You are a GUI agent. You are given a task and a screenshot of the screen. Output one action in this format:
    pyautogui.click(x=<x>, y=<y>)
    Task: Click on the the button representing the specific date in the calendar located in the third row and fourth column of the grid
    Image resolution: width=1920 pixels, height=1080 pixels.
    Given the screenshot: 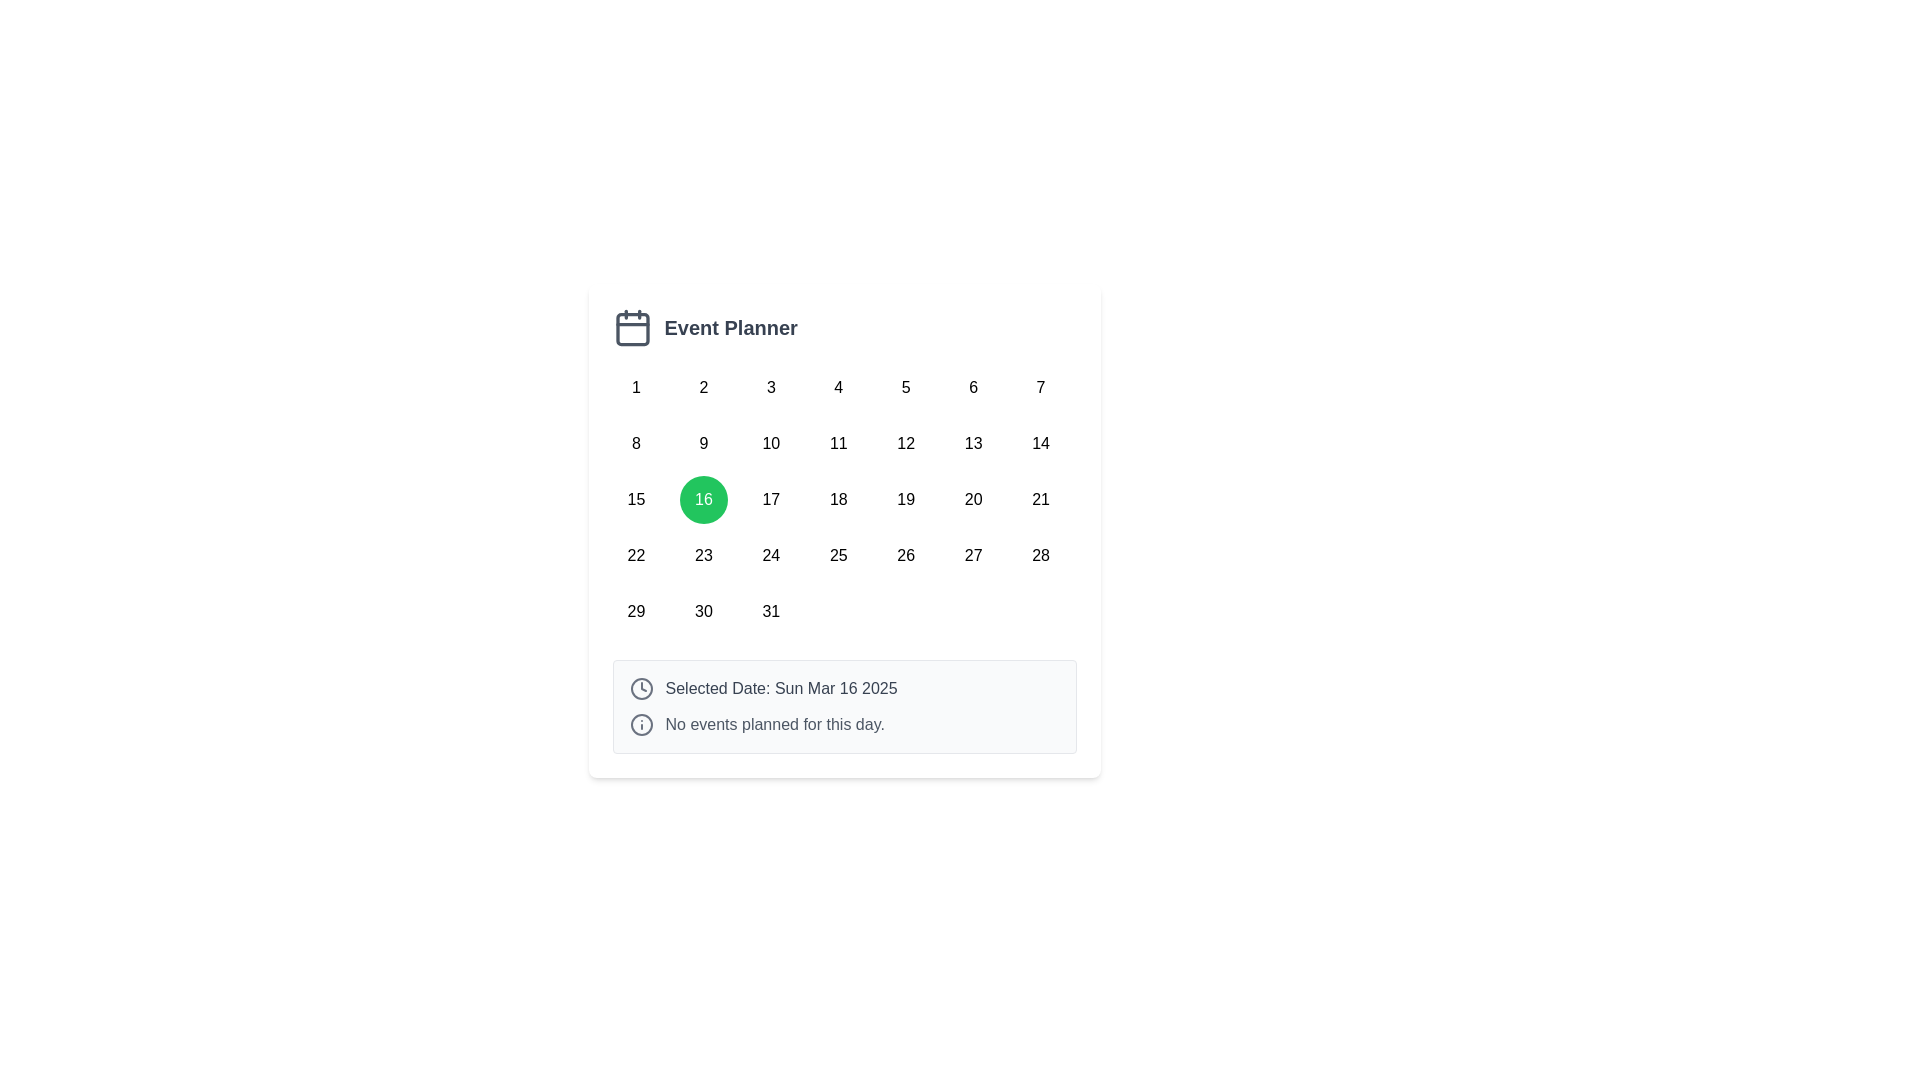 What is the action you would take?
    pyautogui.click(x=770, y=499)
    